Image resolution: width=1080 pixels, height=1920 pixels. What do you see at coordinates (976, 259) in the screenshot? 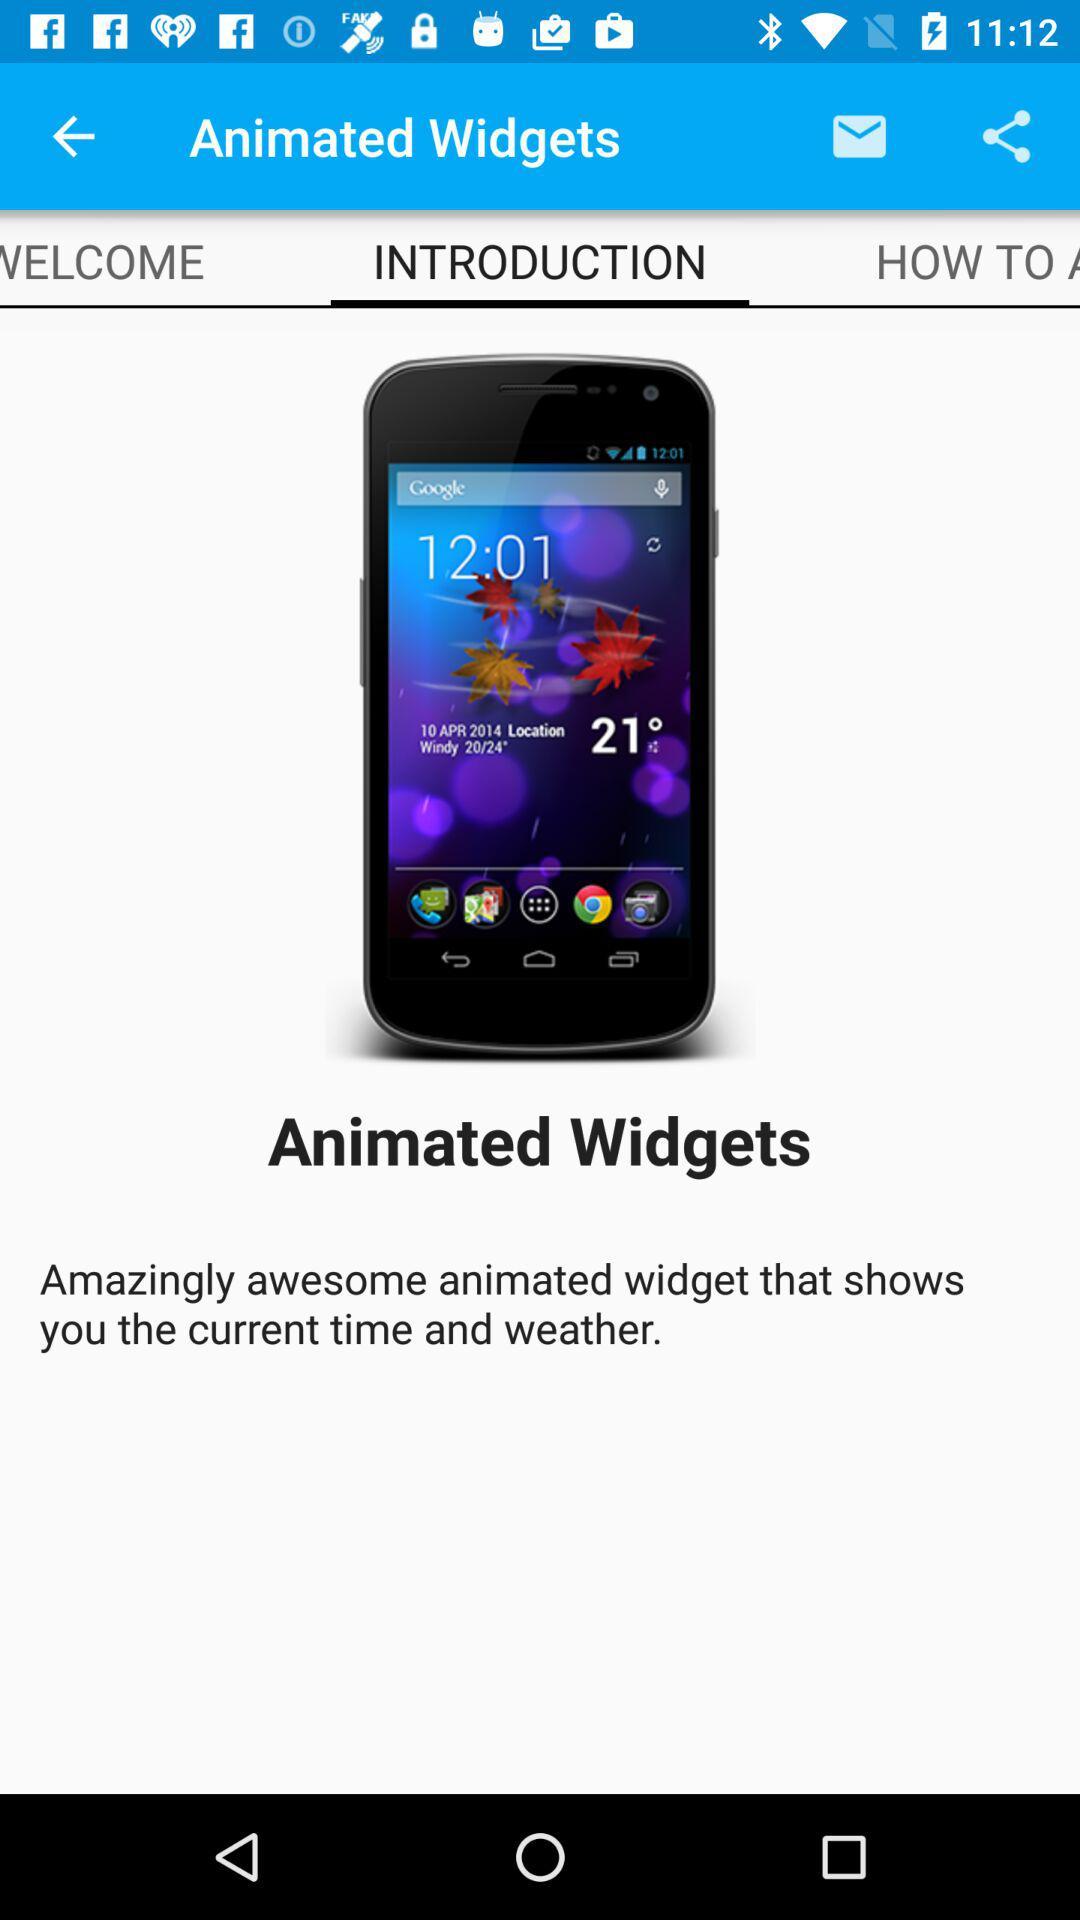
I see `icon to the right of the introduction item` at bounding box center [976, 259].